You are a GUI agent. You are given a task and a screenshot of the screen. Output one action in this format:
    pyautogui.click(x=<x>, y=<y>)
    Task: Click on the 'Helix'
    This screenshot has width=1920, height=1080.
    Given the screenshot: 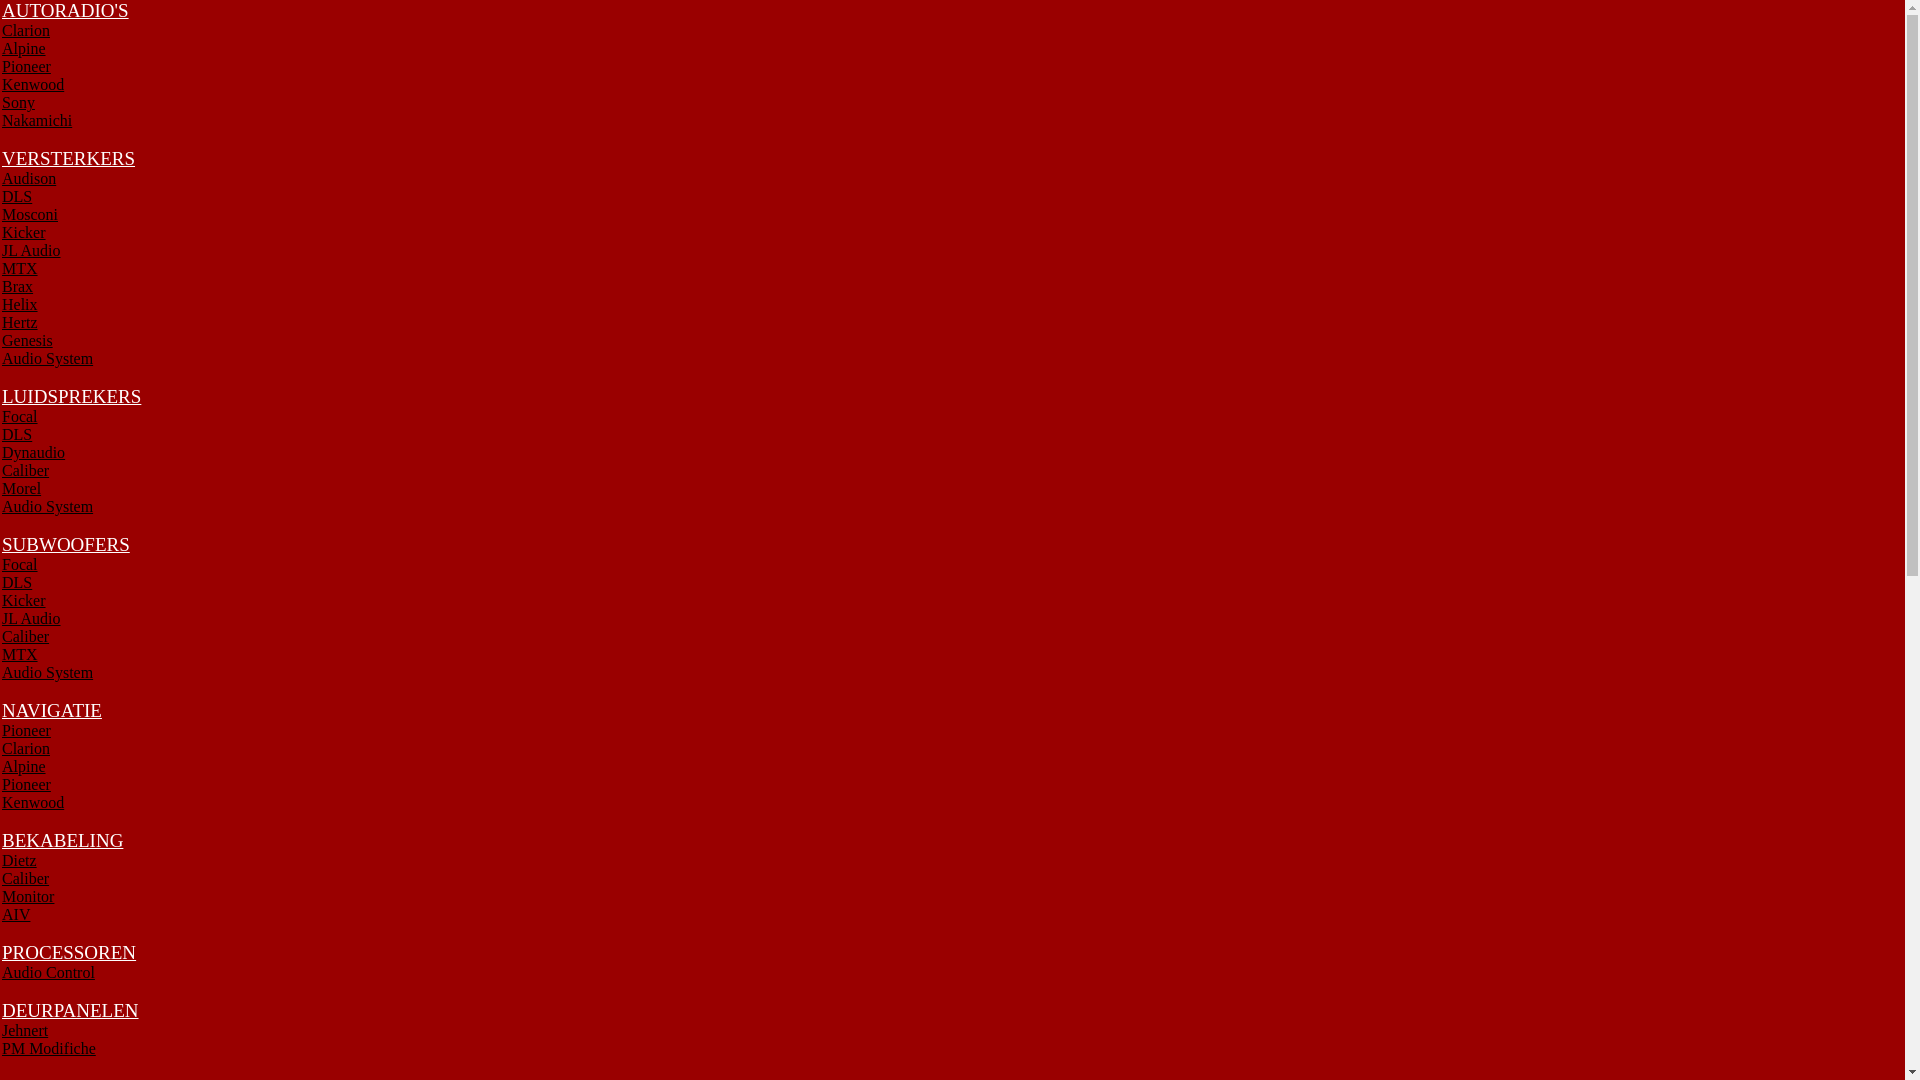 What is the action you would take?
    pyautogui.click(x=19, y=304)
    